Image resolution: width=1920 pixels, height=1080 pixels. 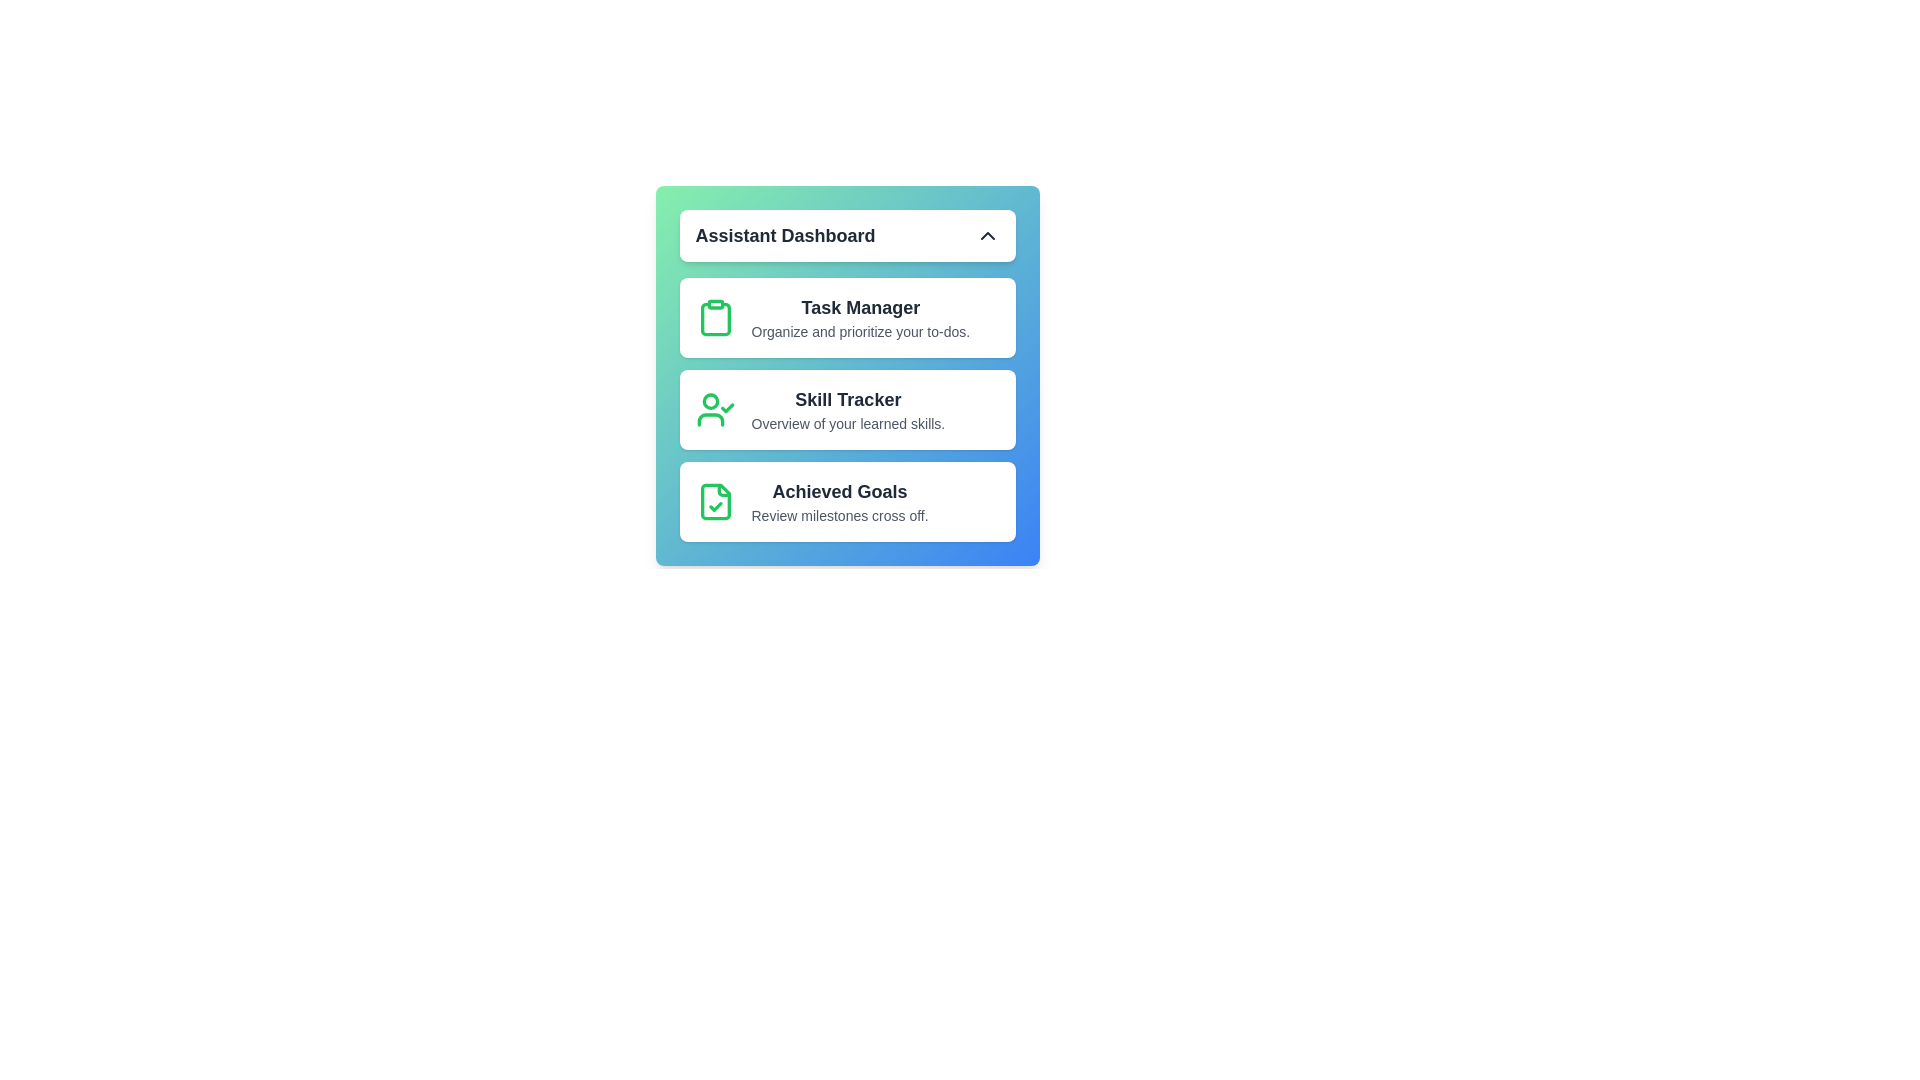 What do you see at coordinates (847, 234) in the screenshot?
I see `dropdown toggle button to toggle the menu visibility` at bounding box center [847, 234].